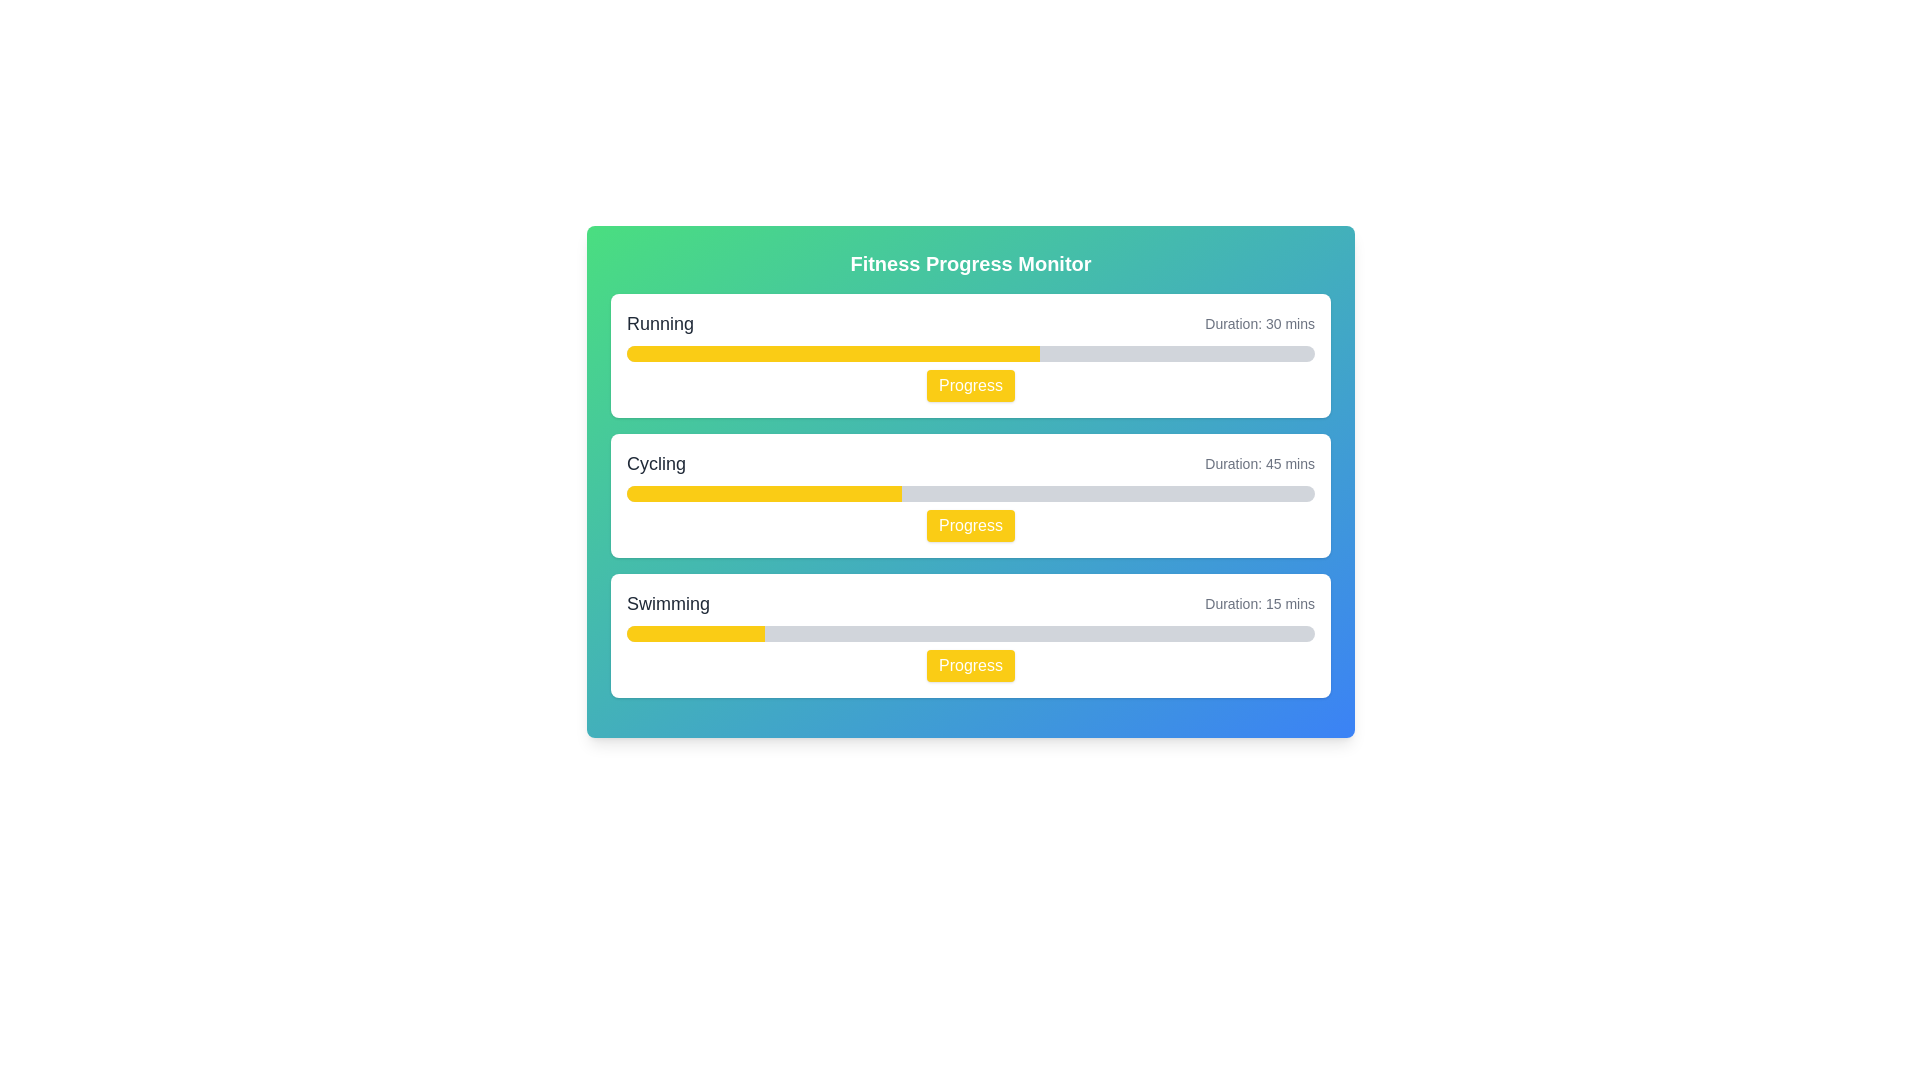  What do you see at coordinates (970, 524) in the screenshot?
I see `the yellow 'Progress' button located at the bottom-right corner of the 'Cycling' section` at bounding box center [970, 524].